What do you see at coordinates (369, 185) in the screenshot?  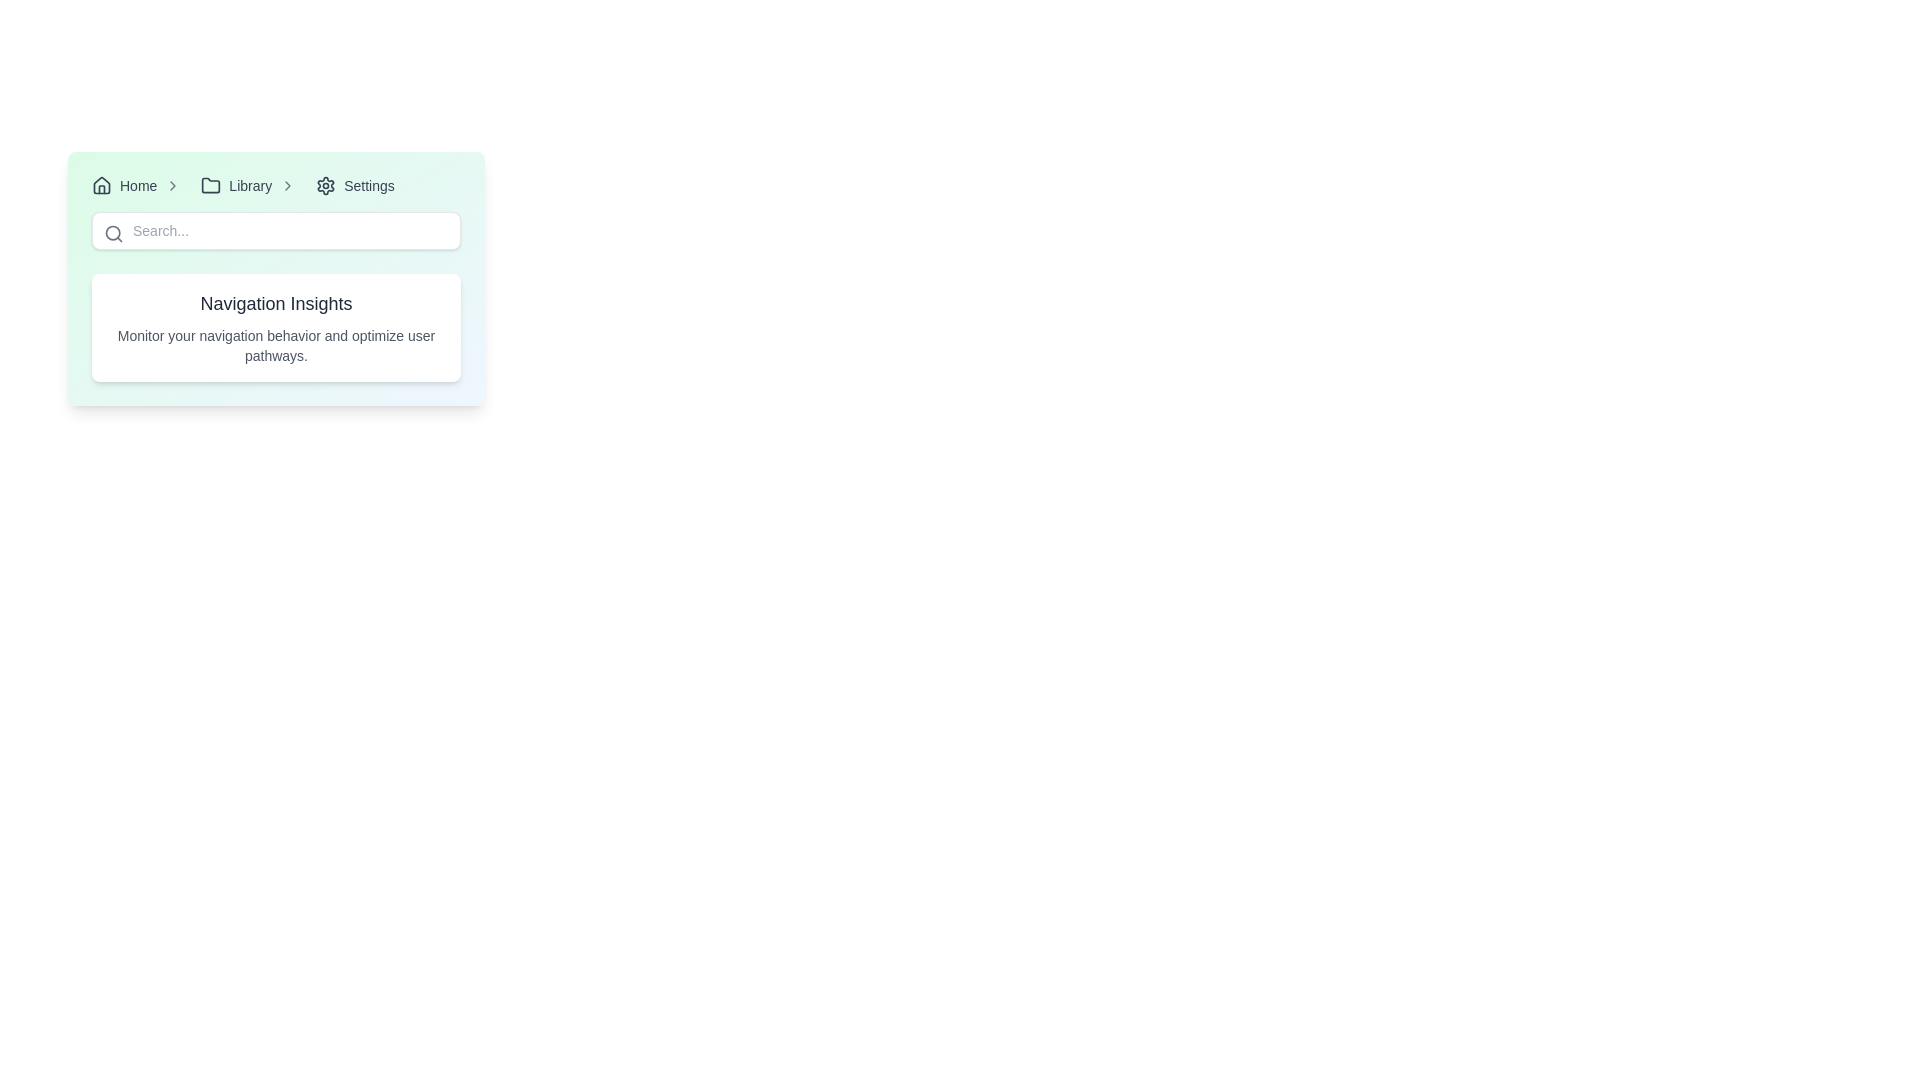 I see `the non-interactive text label that describes settings, located in the breadcrumb-style navigation bar, positioned immediately after the gear icon` at bounding box center [369, 185].